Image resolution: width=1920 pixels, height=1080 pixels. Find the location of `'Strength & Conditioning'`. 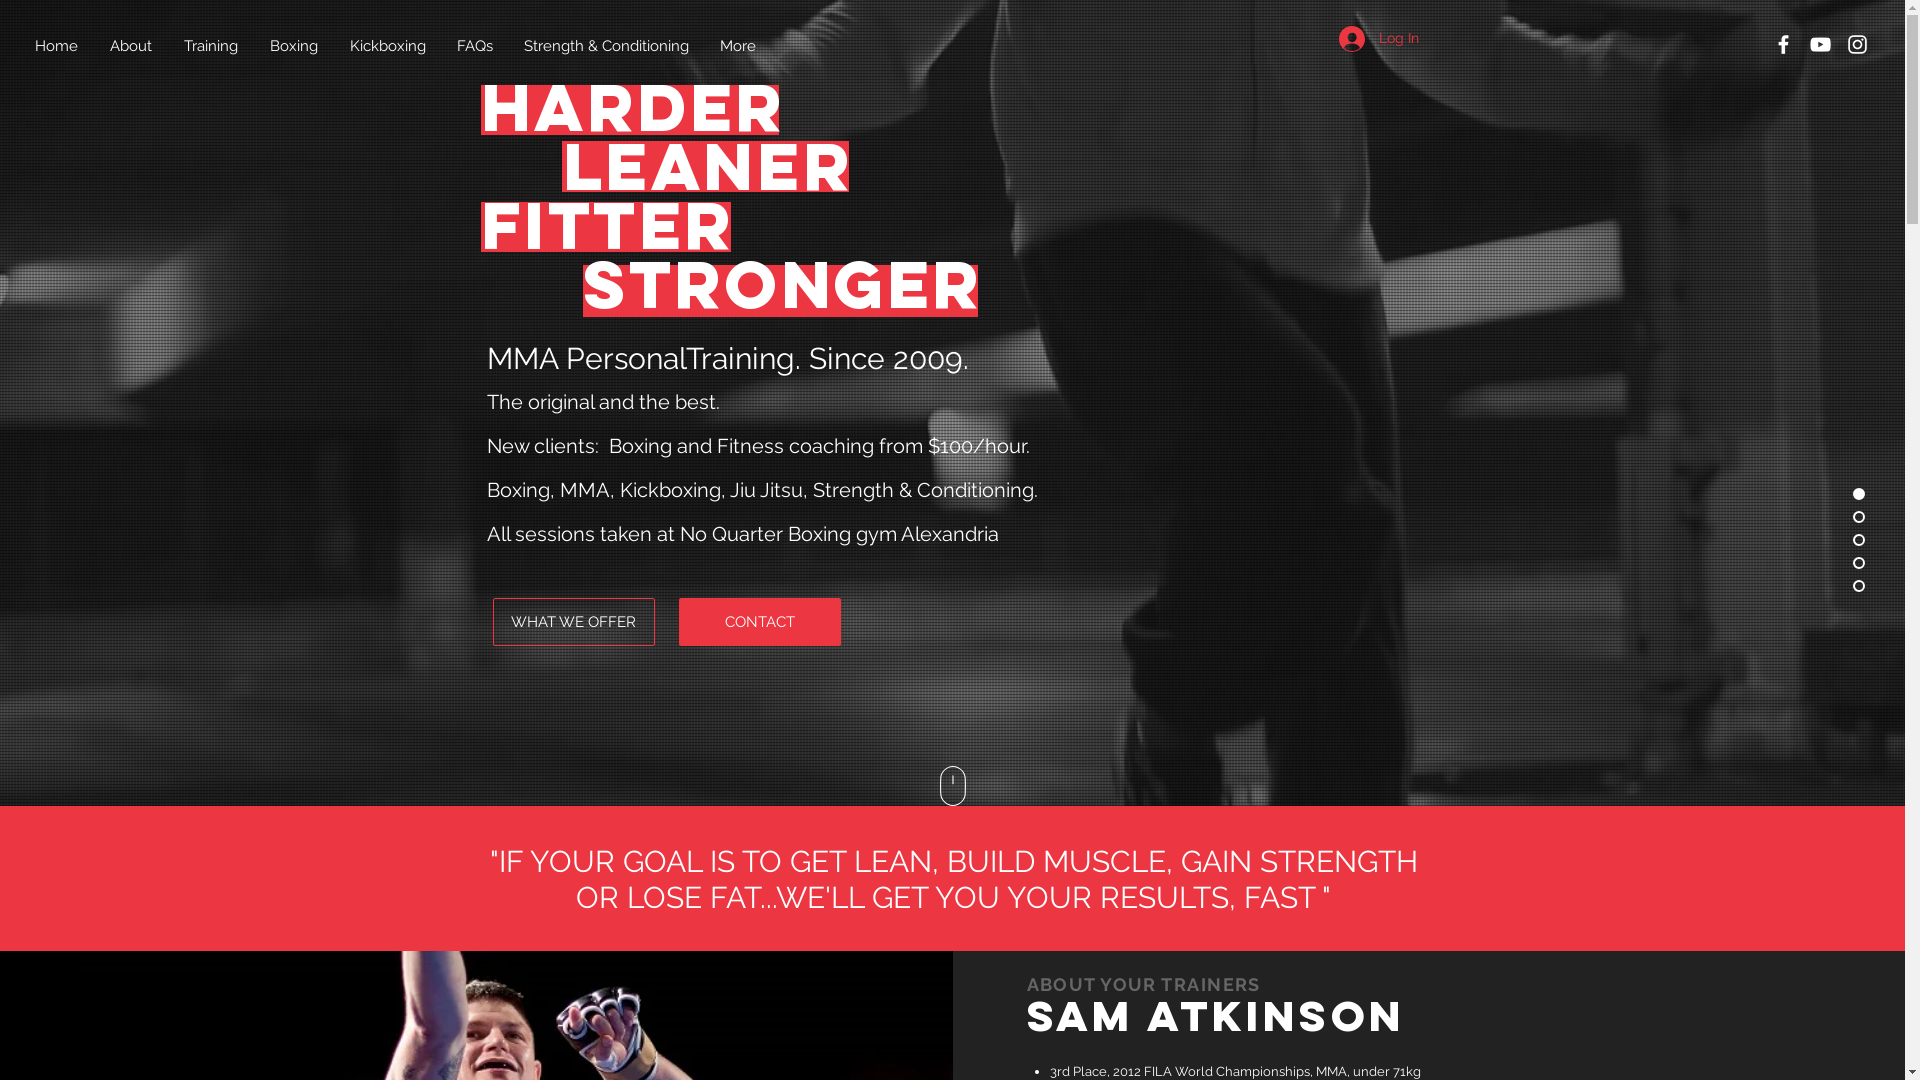

'Strength & Conditioning' is located at coordinates (605, 45).